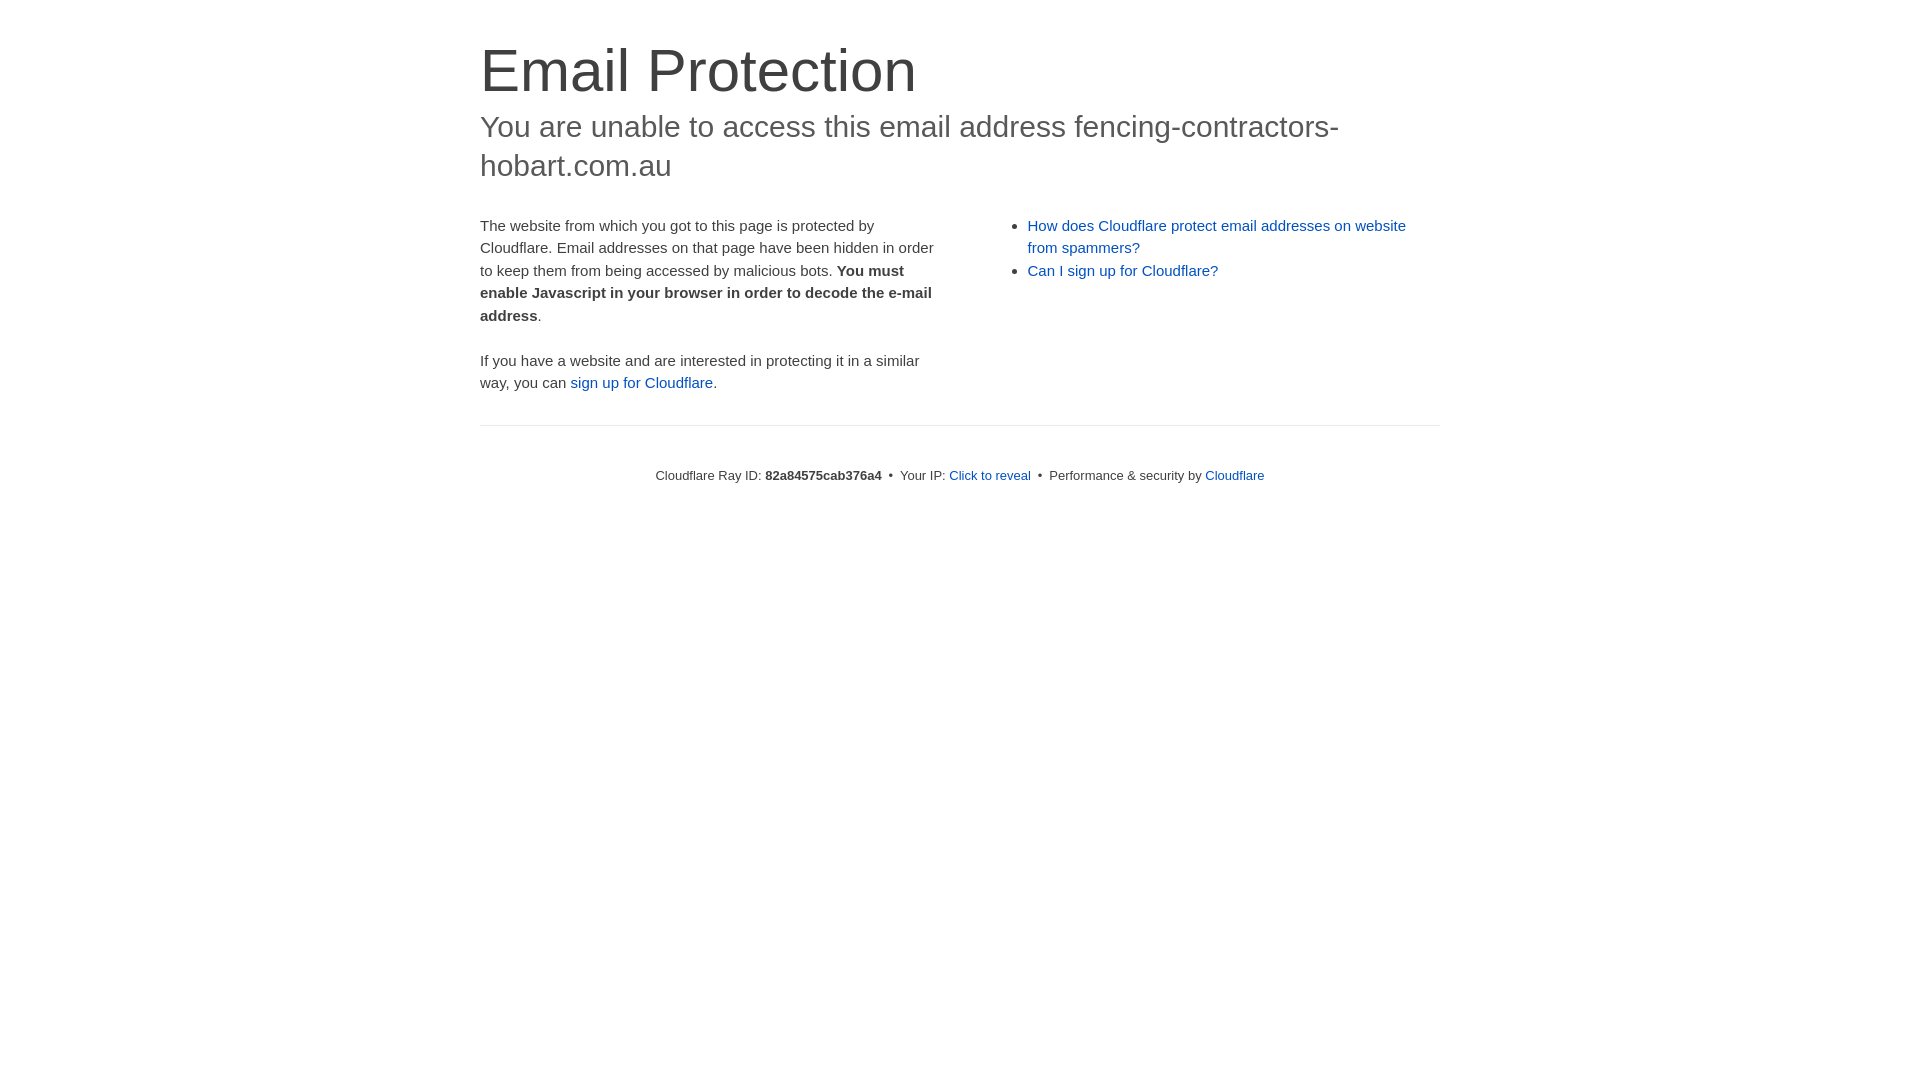  Describe the element at coordinates (989, 475) in the screenshot. I see `'Click to reveal'` at that location.